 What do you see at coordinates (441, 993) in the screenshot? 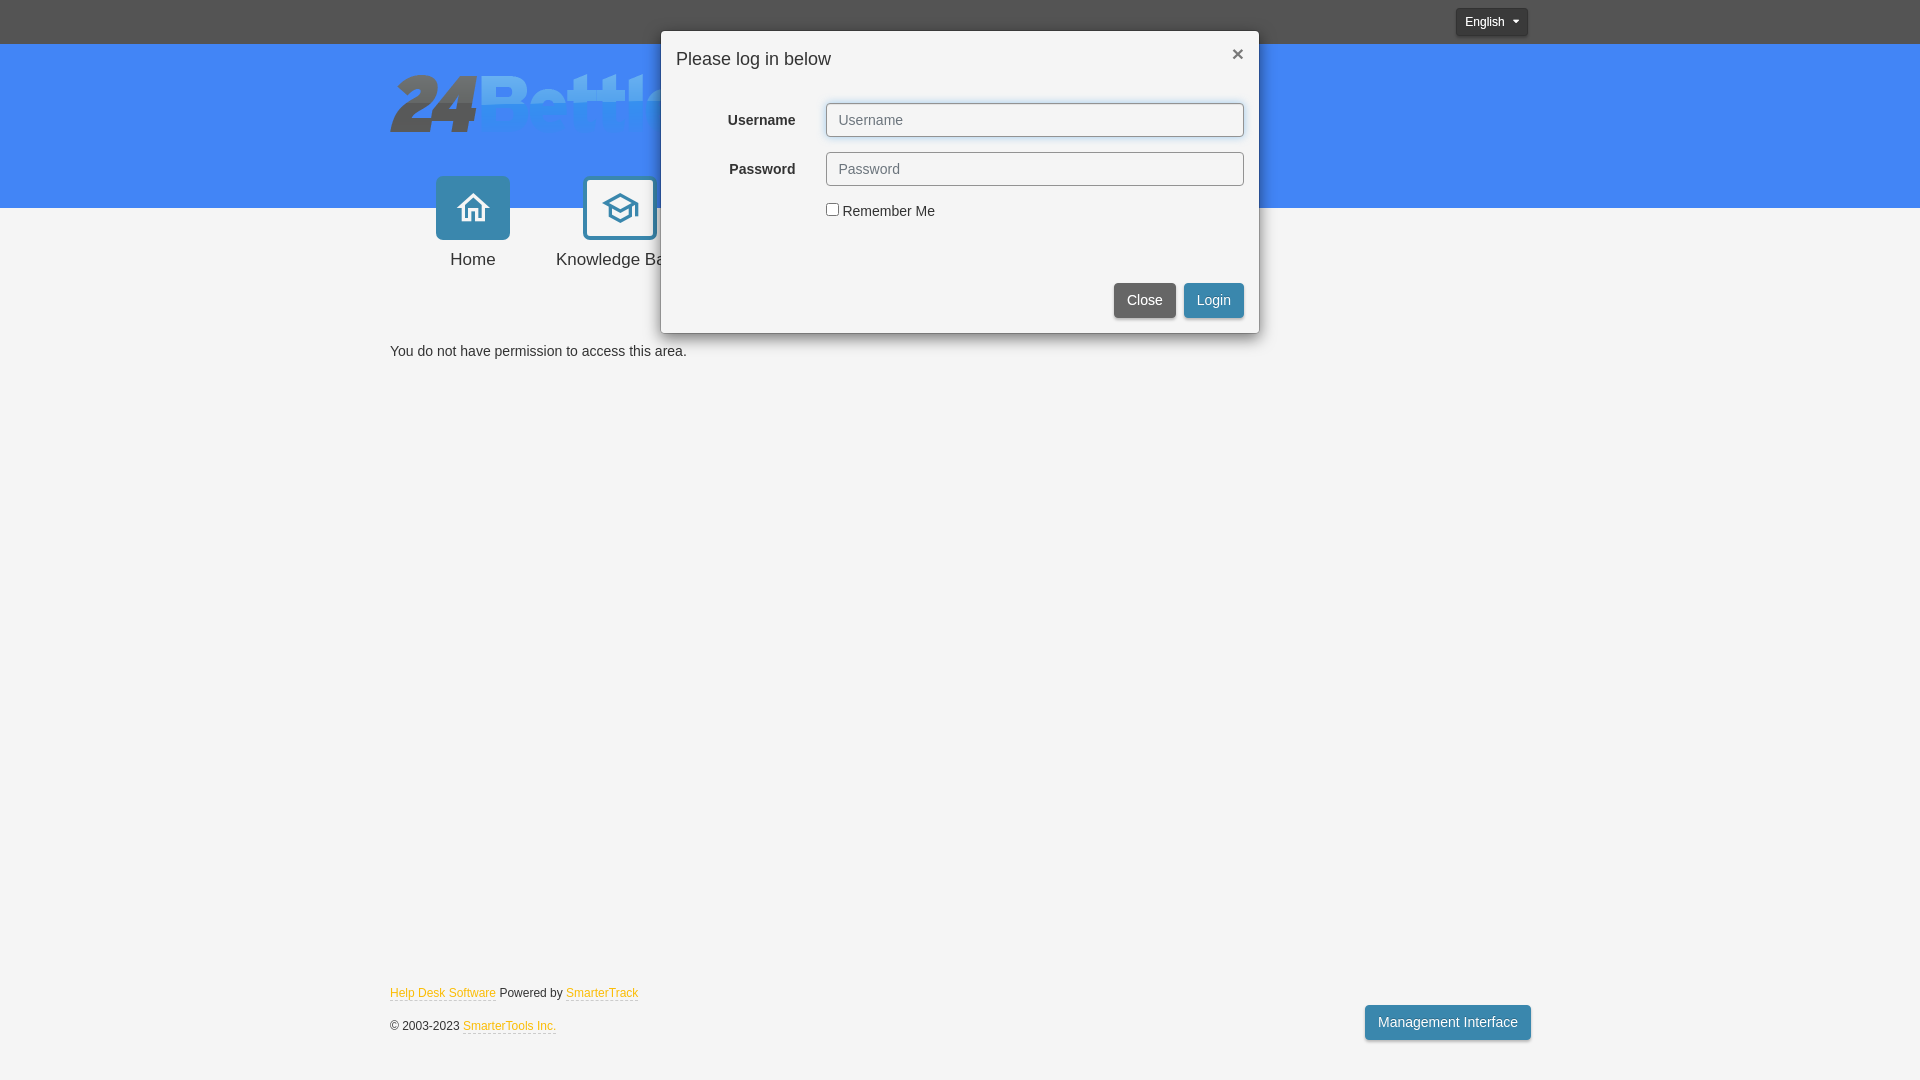
I see `'Help Desk Software'` at bounding box center [441, 993].